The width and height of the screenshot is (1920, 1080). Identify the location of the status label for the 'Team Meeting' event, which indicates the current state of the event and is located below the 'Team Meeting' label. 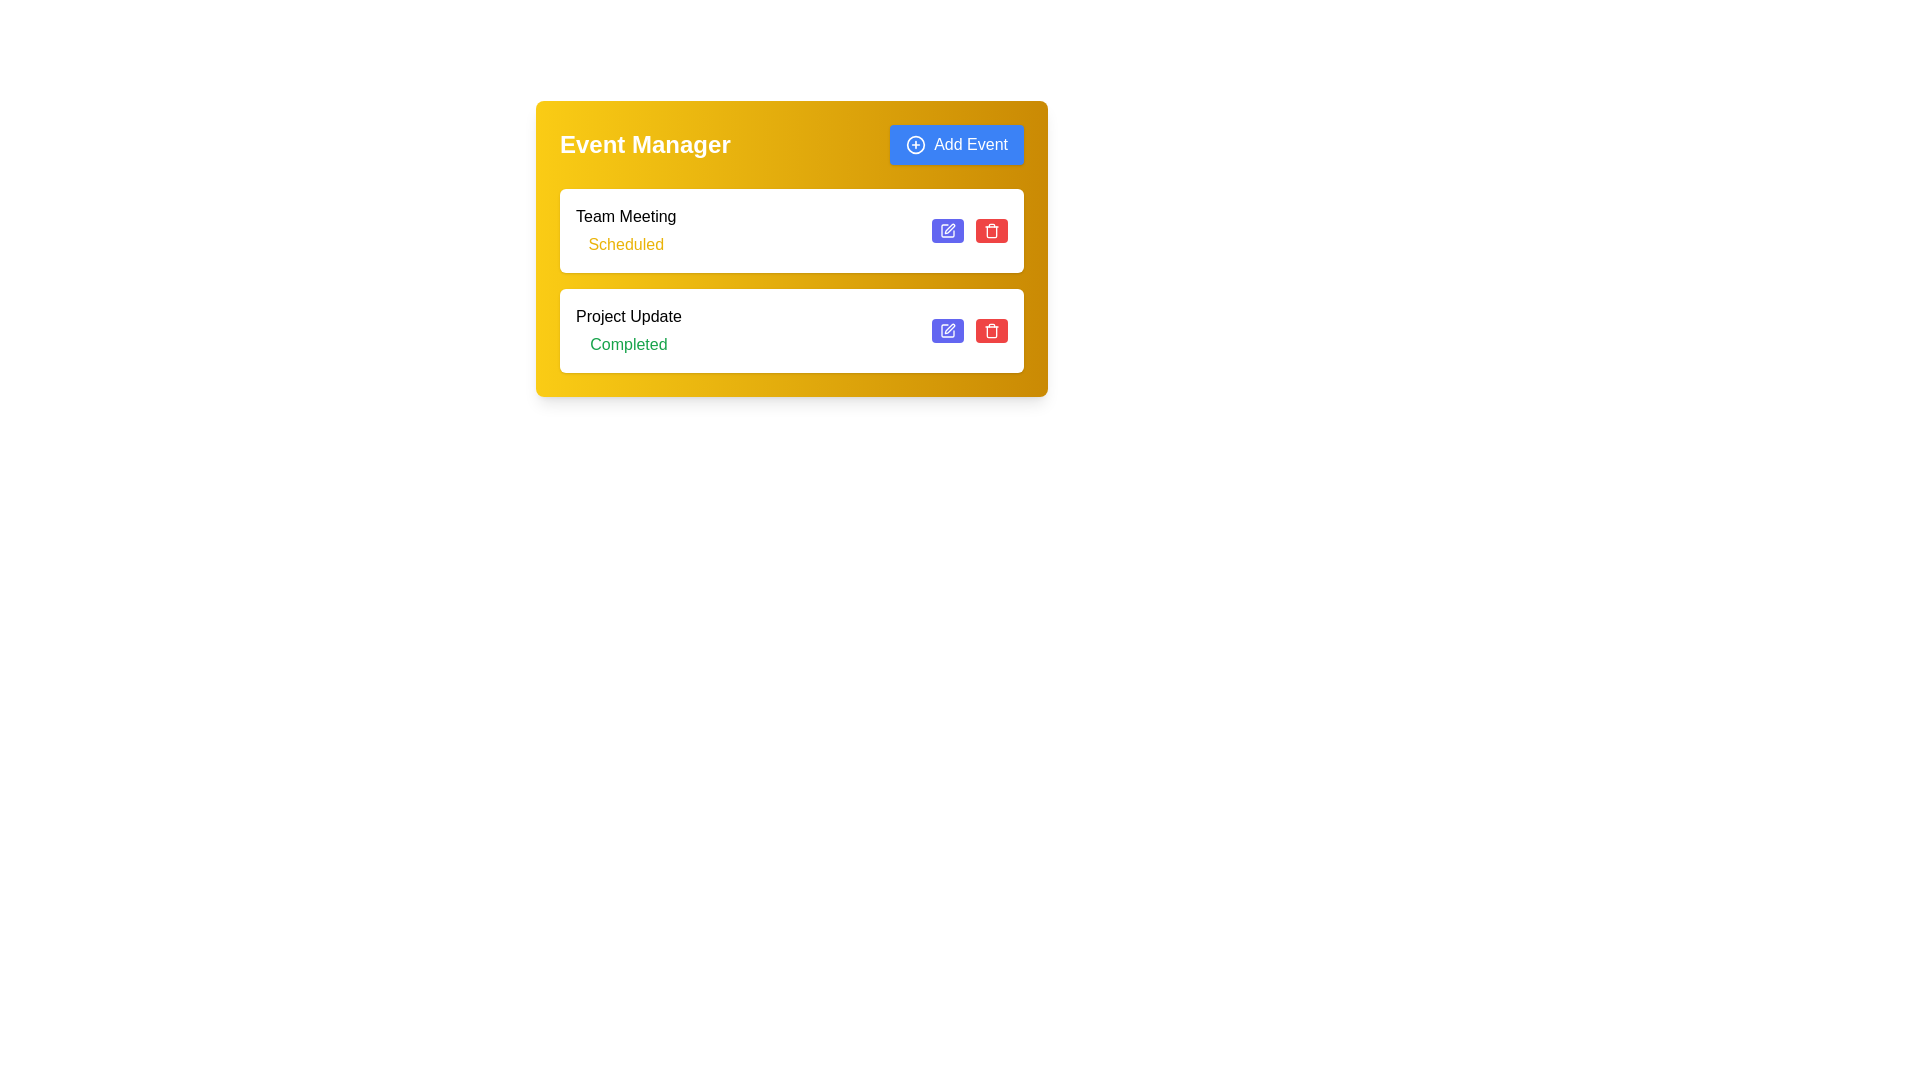
(625, 244).